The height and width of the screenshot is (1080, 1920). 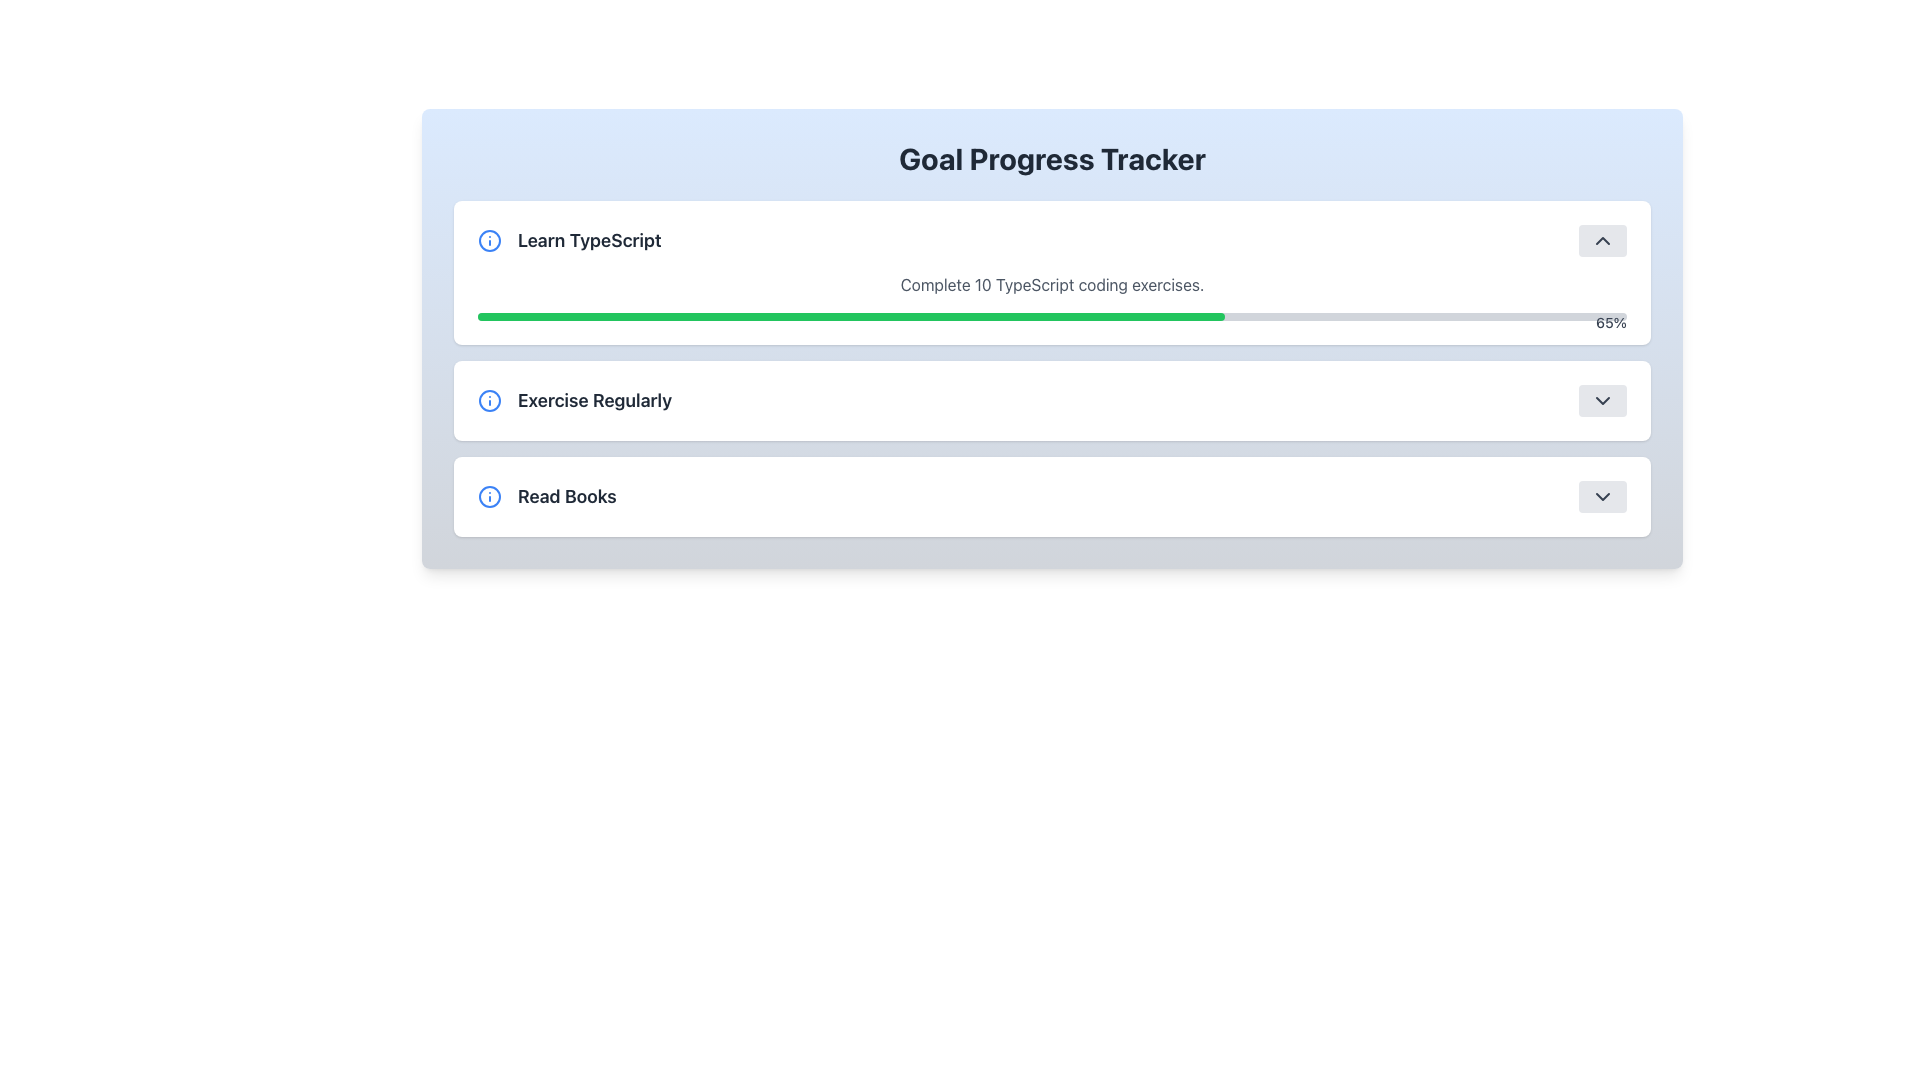 I want to click on the interactive Card element titled 'Read Books', which serves as an entry point for a task or topic, positioned as the third item in a vertical list of similar cards, so click(x=1051, y=496).